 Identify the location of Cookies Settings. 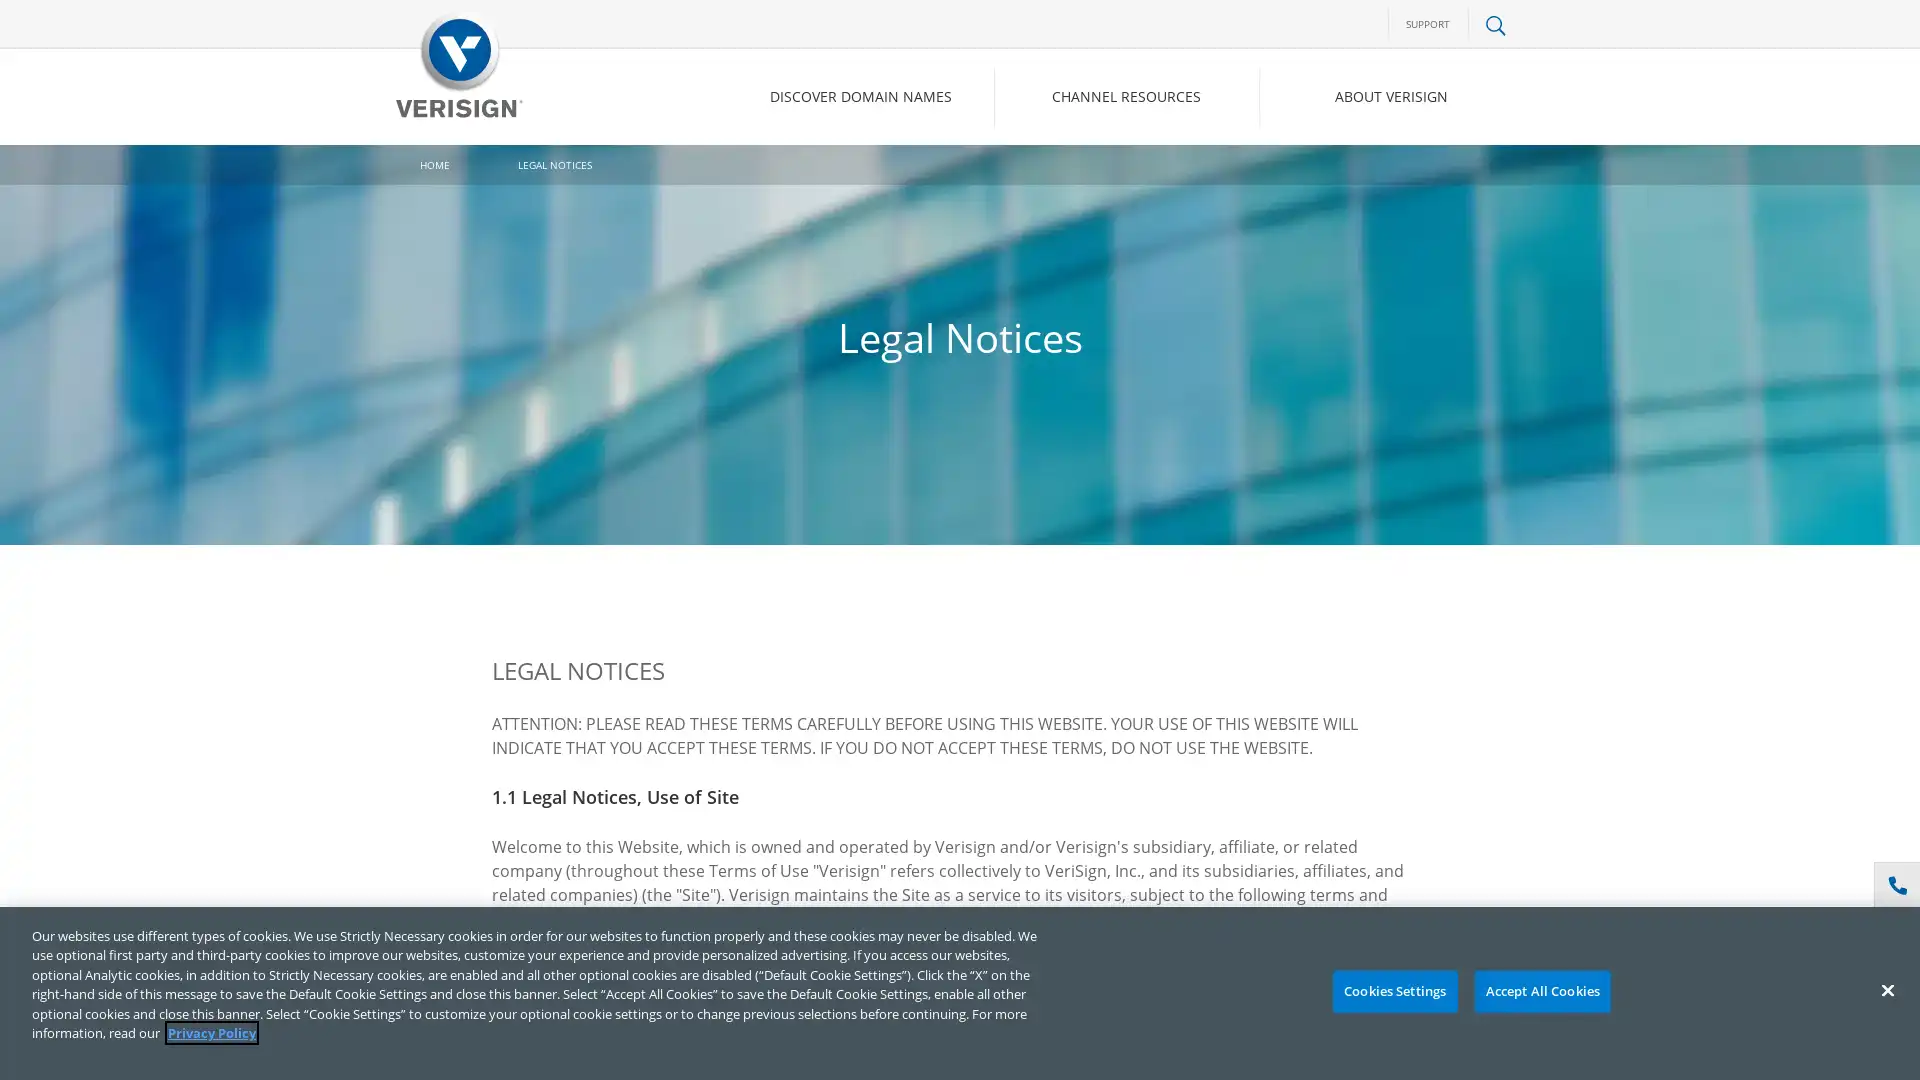
(1393, 991).